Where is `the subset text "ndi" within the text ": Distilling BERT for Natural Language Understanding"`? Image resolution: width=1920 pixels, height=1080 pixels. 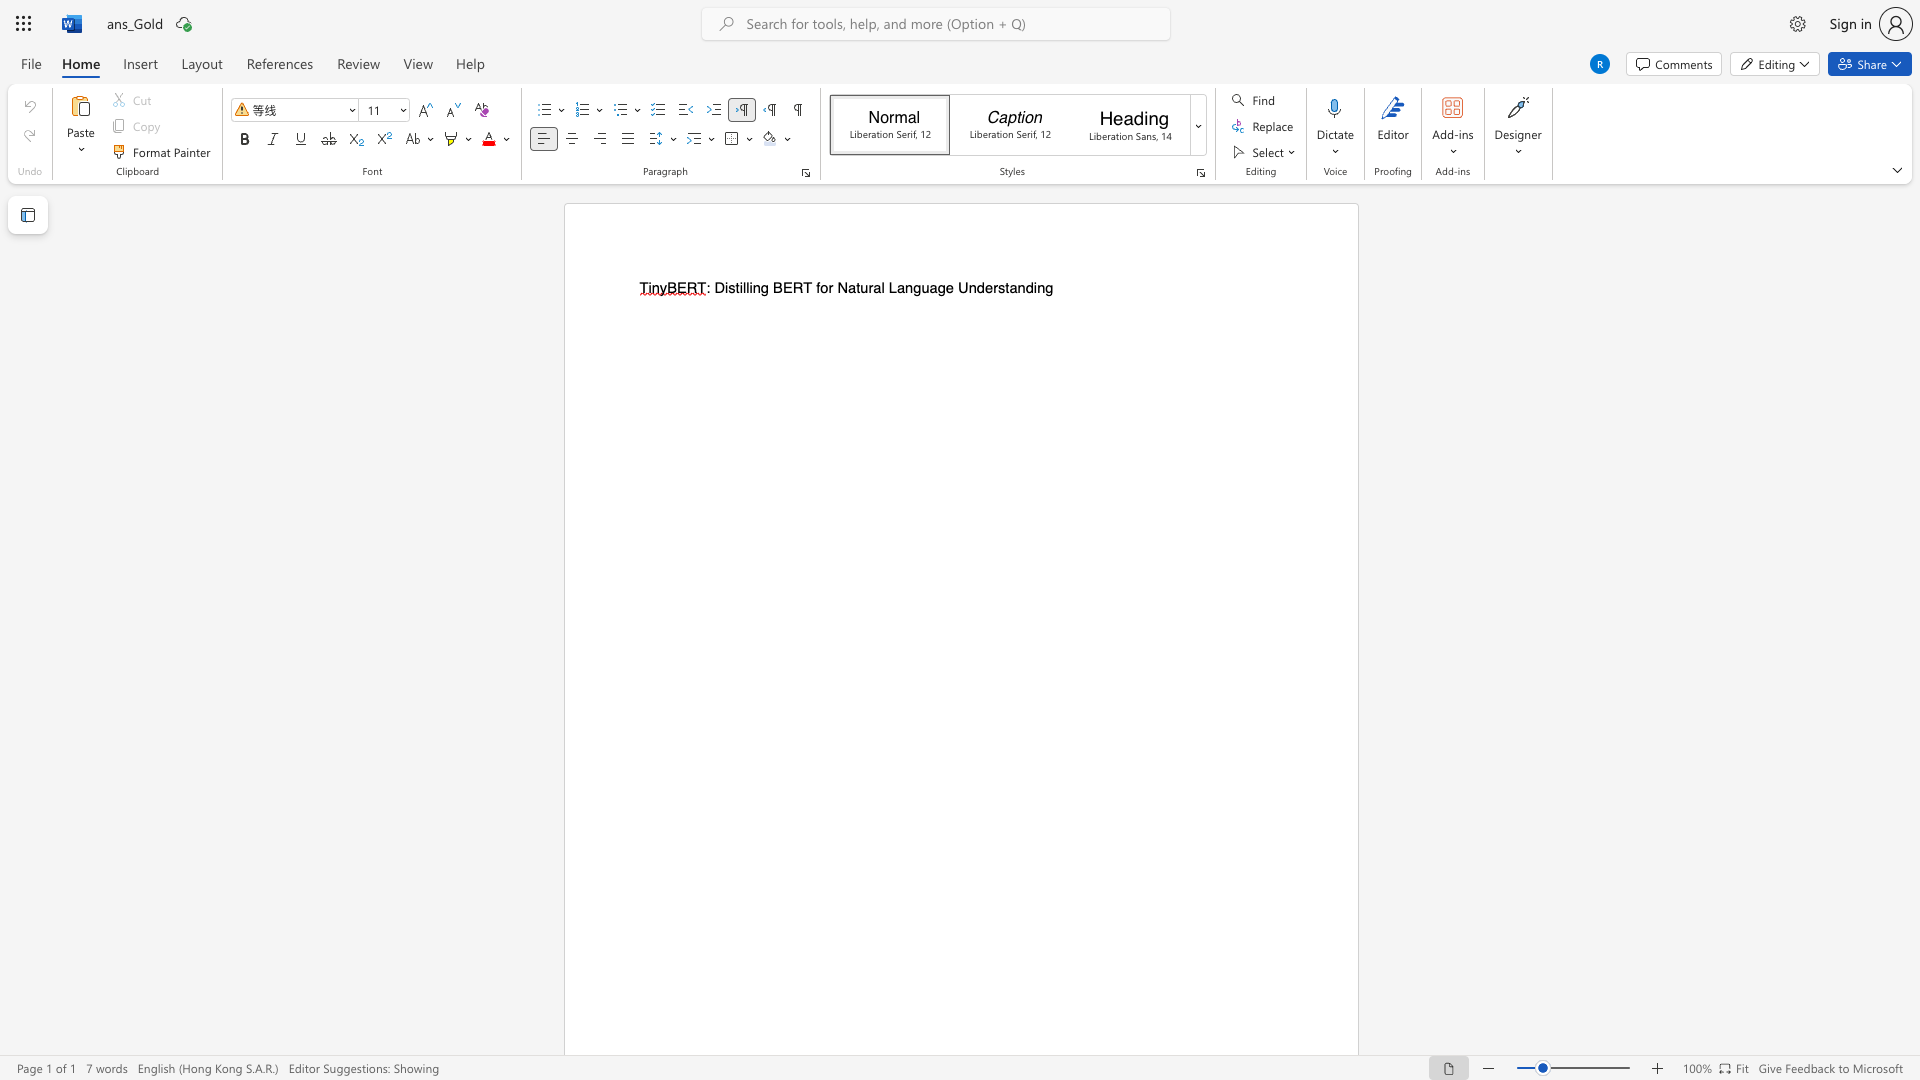
the subset text "ndi" within the text ": Distilling BERT for Natural Language Understanding" is located at coordinates (1017, 288).